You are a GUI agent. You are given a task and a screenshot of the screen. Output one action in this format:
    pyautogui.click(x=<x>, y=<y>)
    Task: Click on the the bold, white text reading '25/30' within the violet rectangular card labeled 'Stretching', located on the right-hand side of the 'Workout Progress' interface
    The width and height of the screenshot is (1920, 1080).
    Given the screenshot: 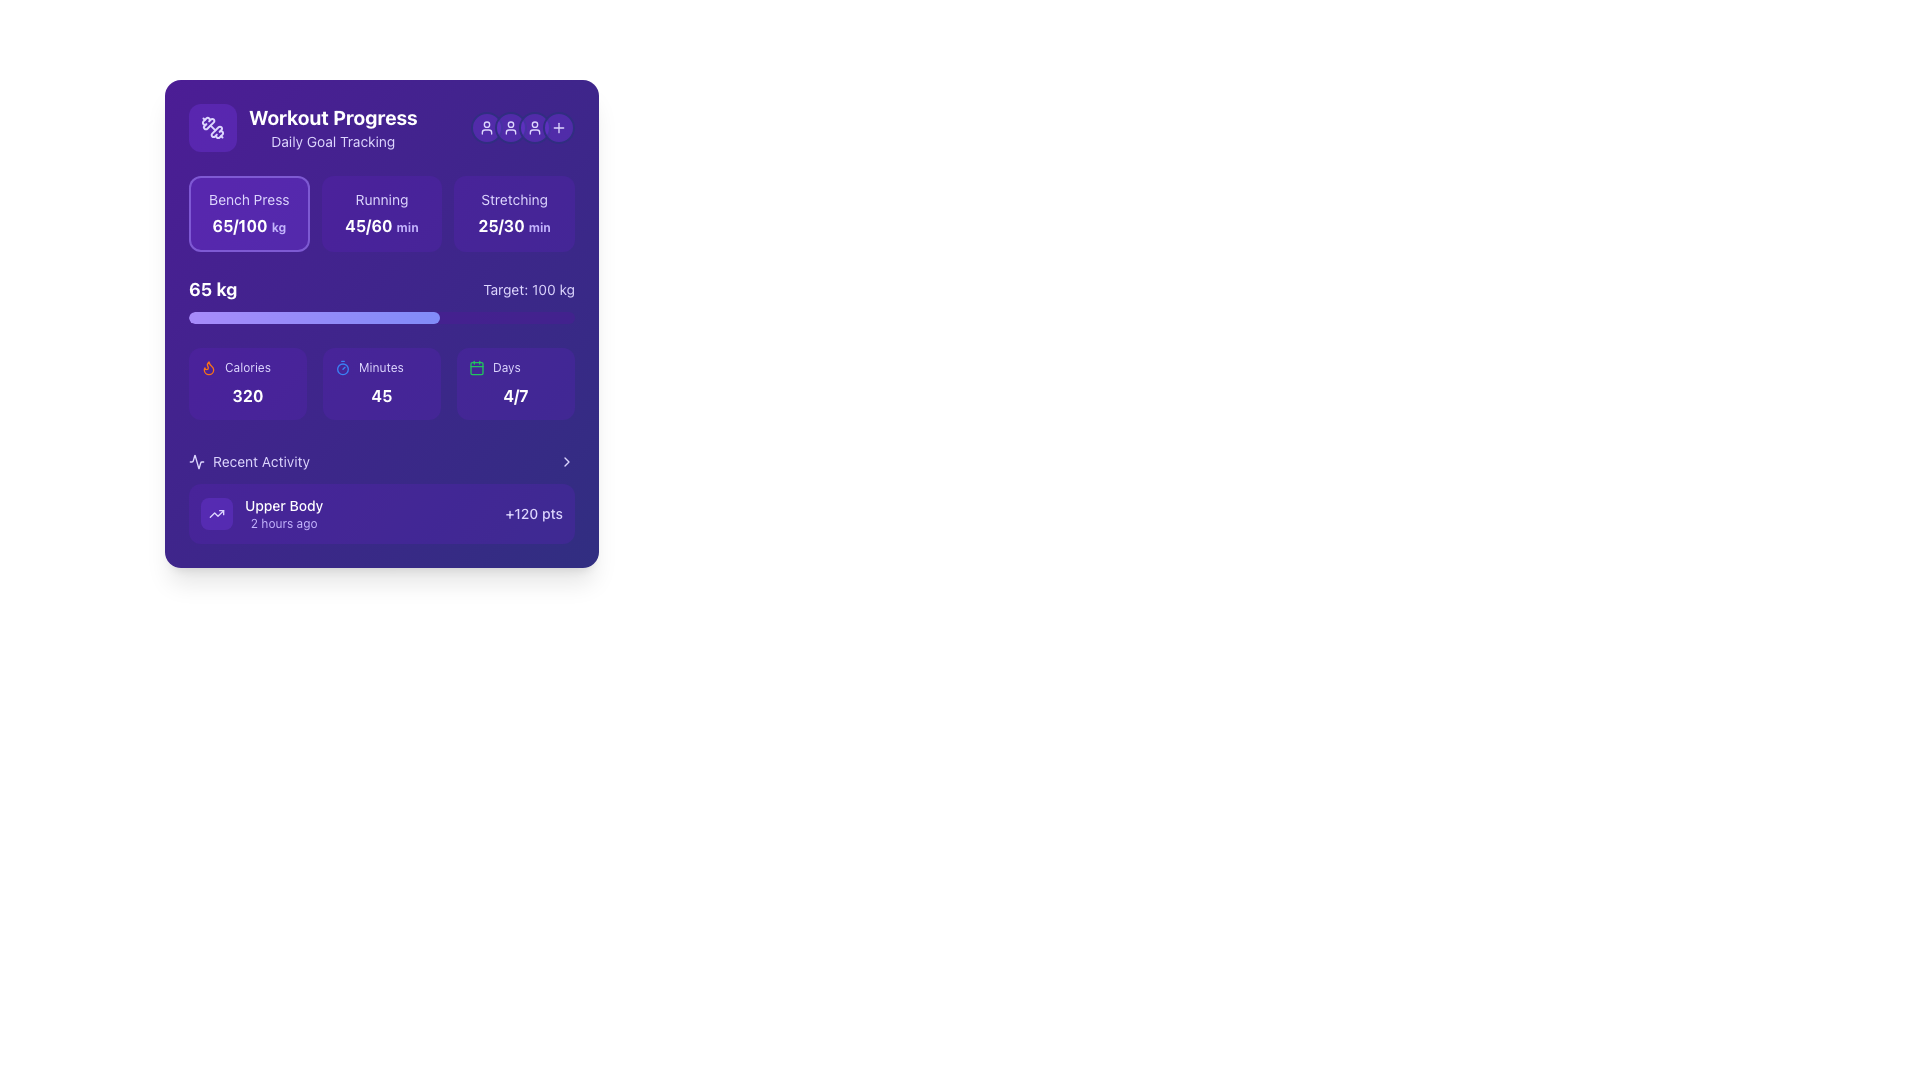 What is the action you would take?
    pyautogui.click(x=514, y=225)
    